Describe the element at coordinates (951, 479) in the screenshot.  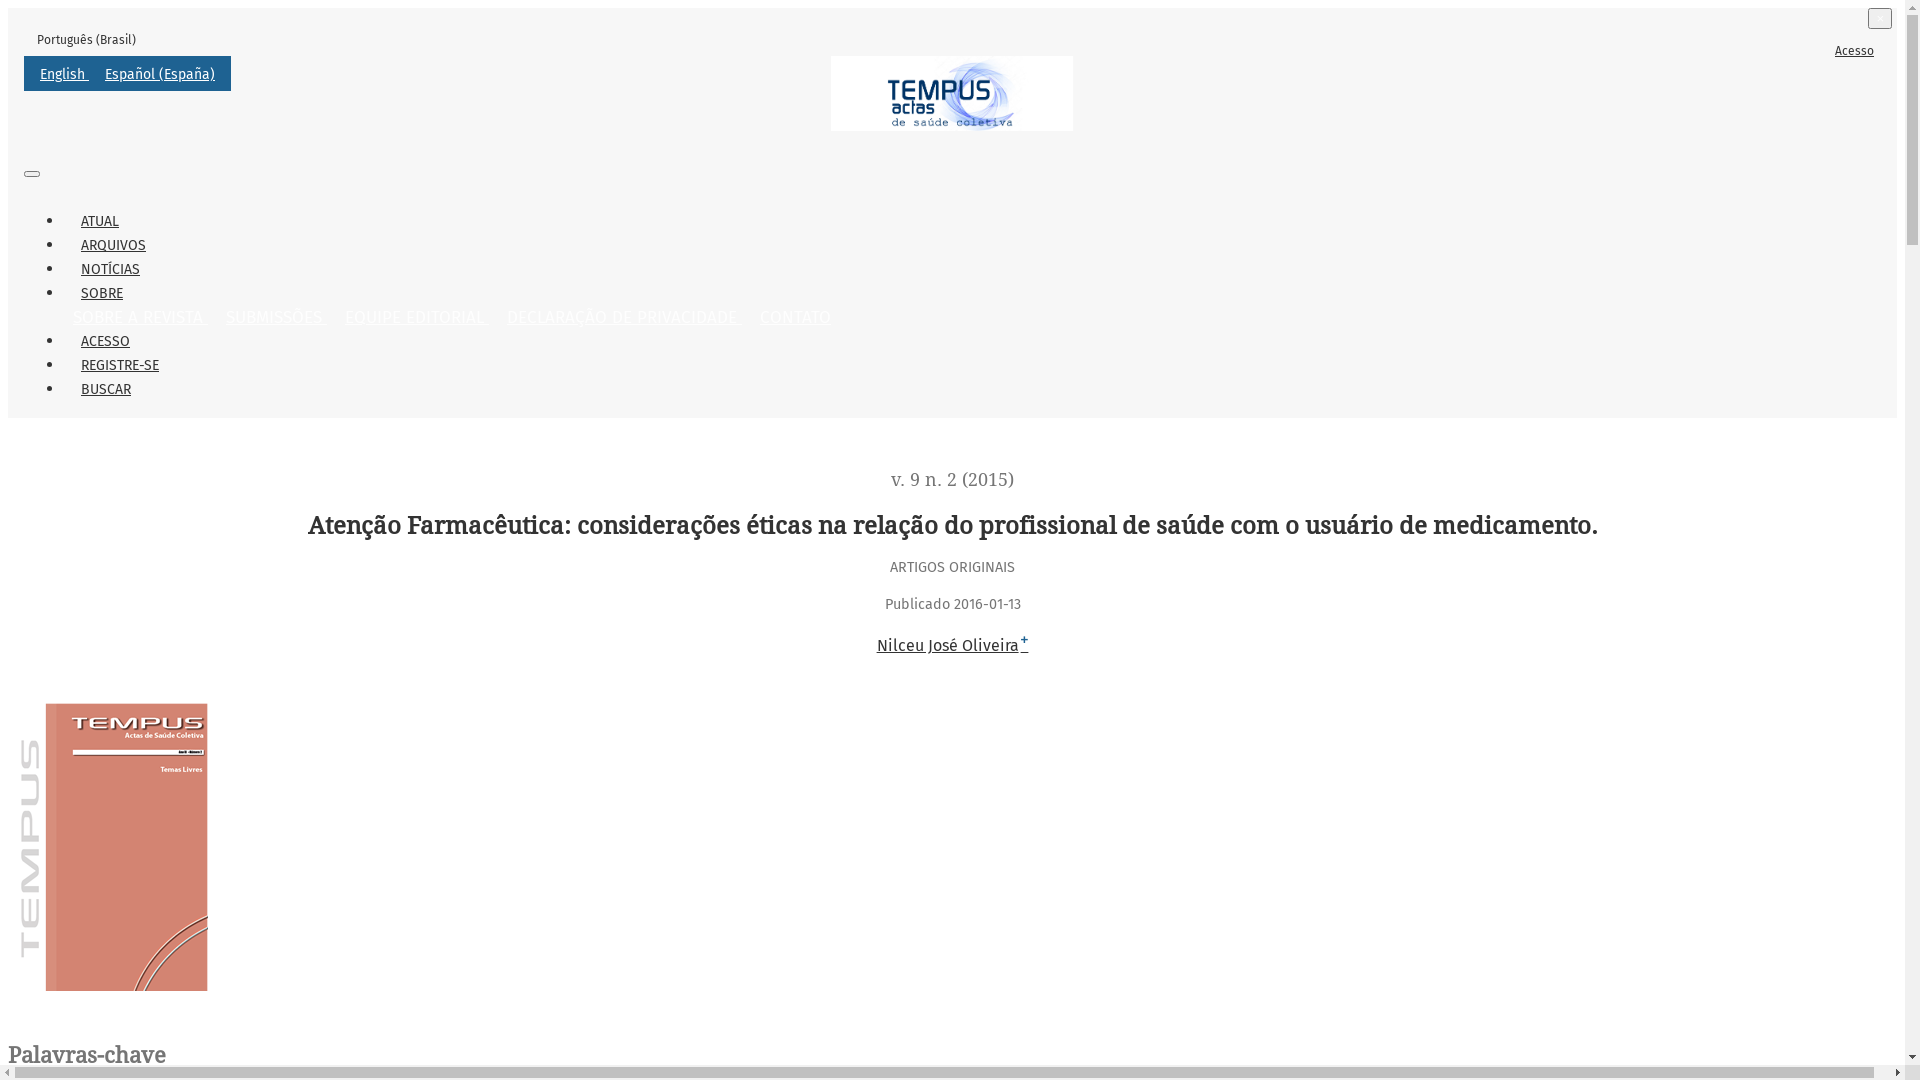
I see `'v. 9 n. 2 (2015)'` at that location.